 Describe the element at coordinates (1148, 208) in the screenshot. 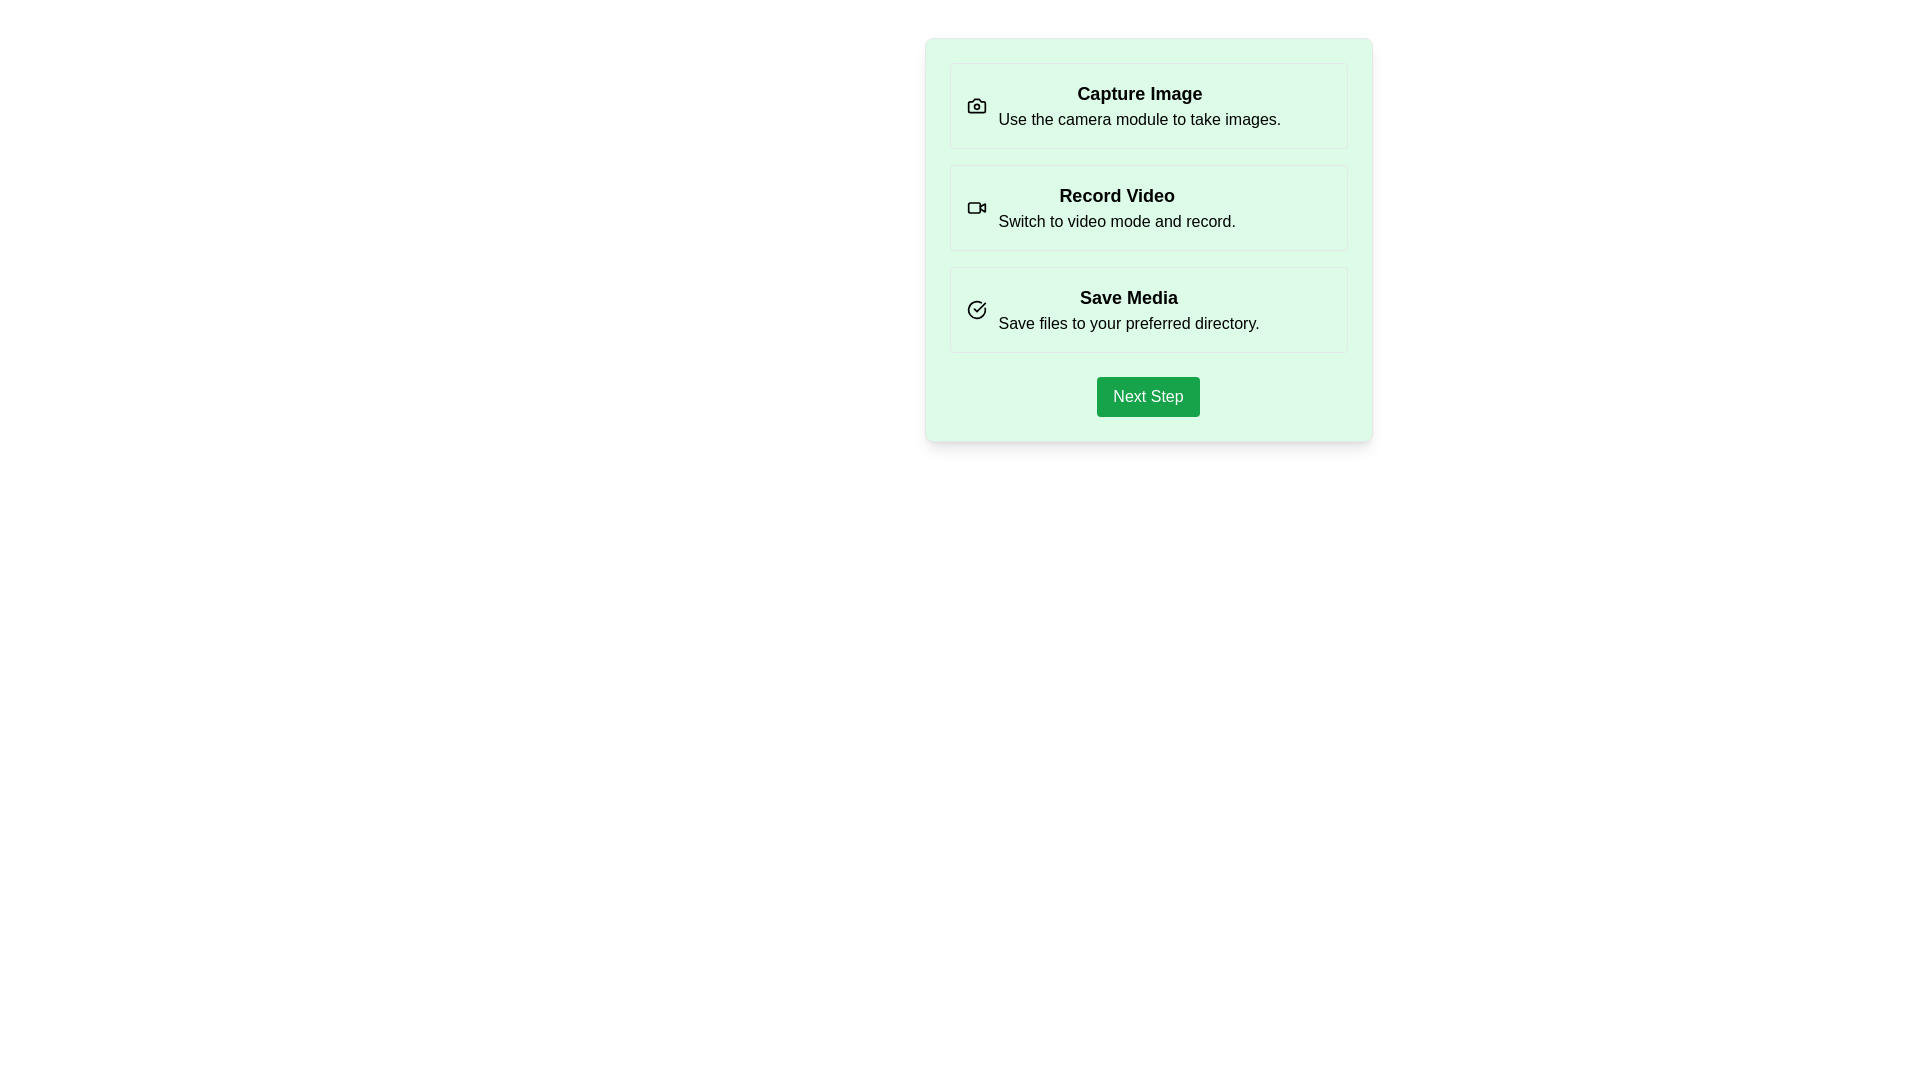

I see `the descriptive text block informing users about the video recording feature, which is positioned between 'Capture Image' and 'Save Media' in the UI` at that location.